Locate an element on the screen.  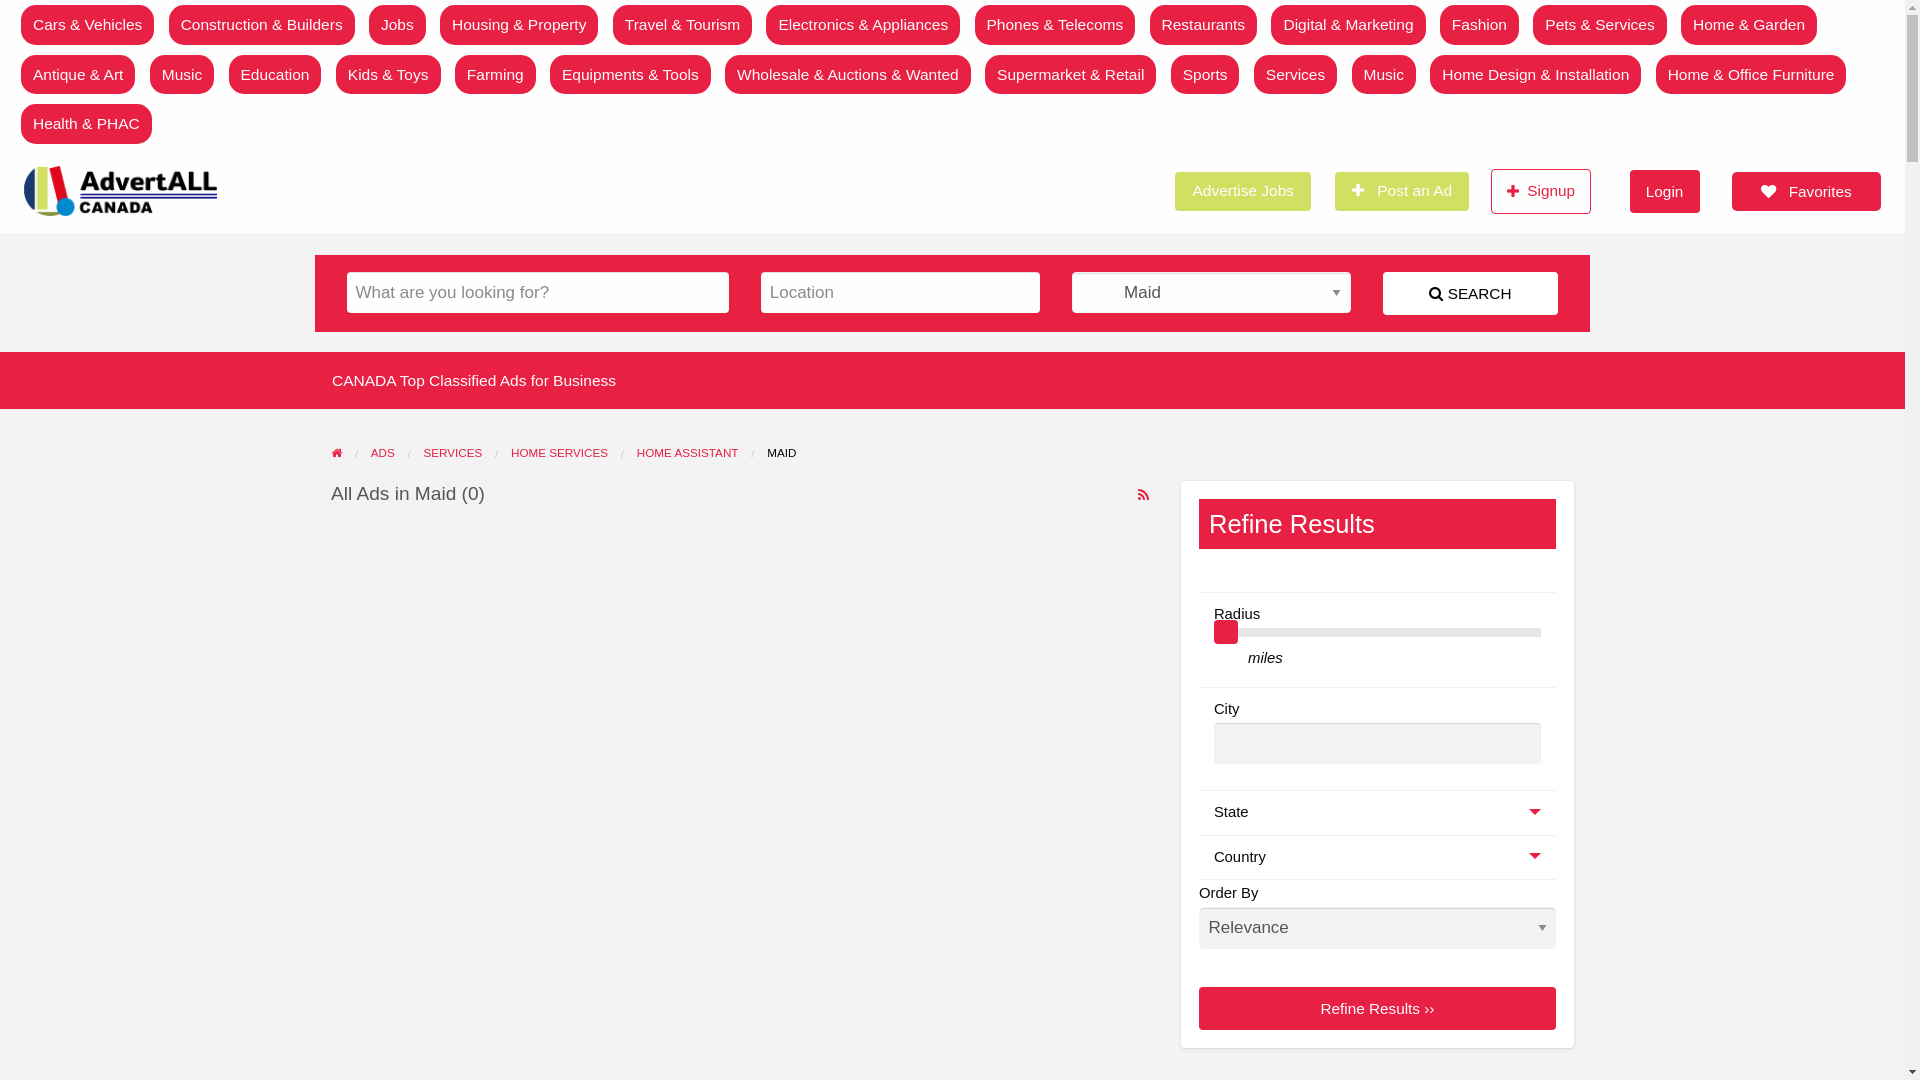
'Jobs' is located at coordinates (397, 24).